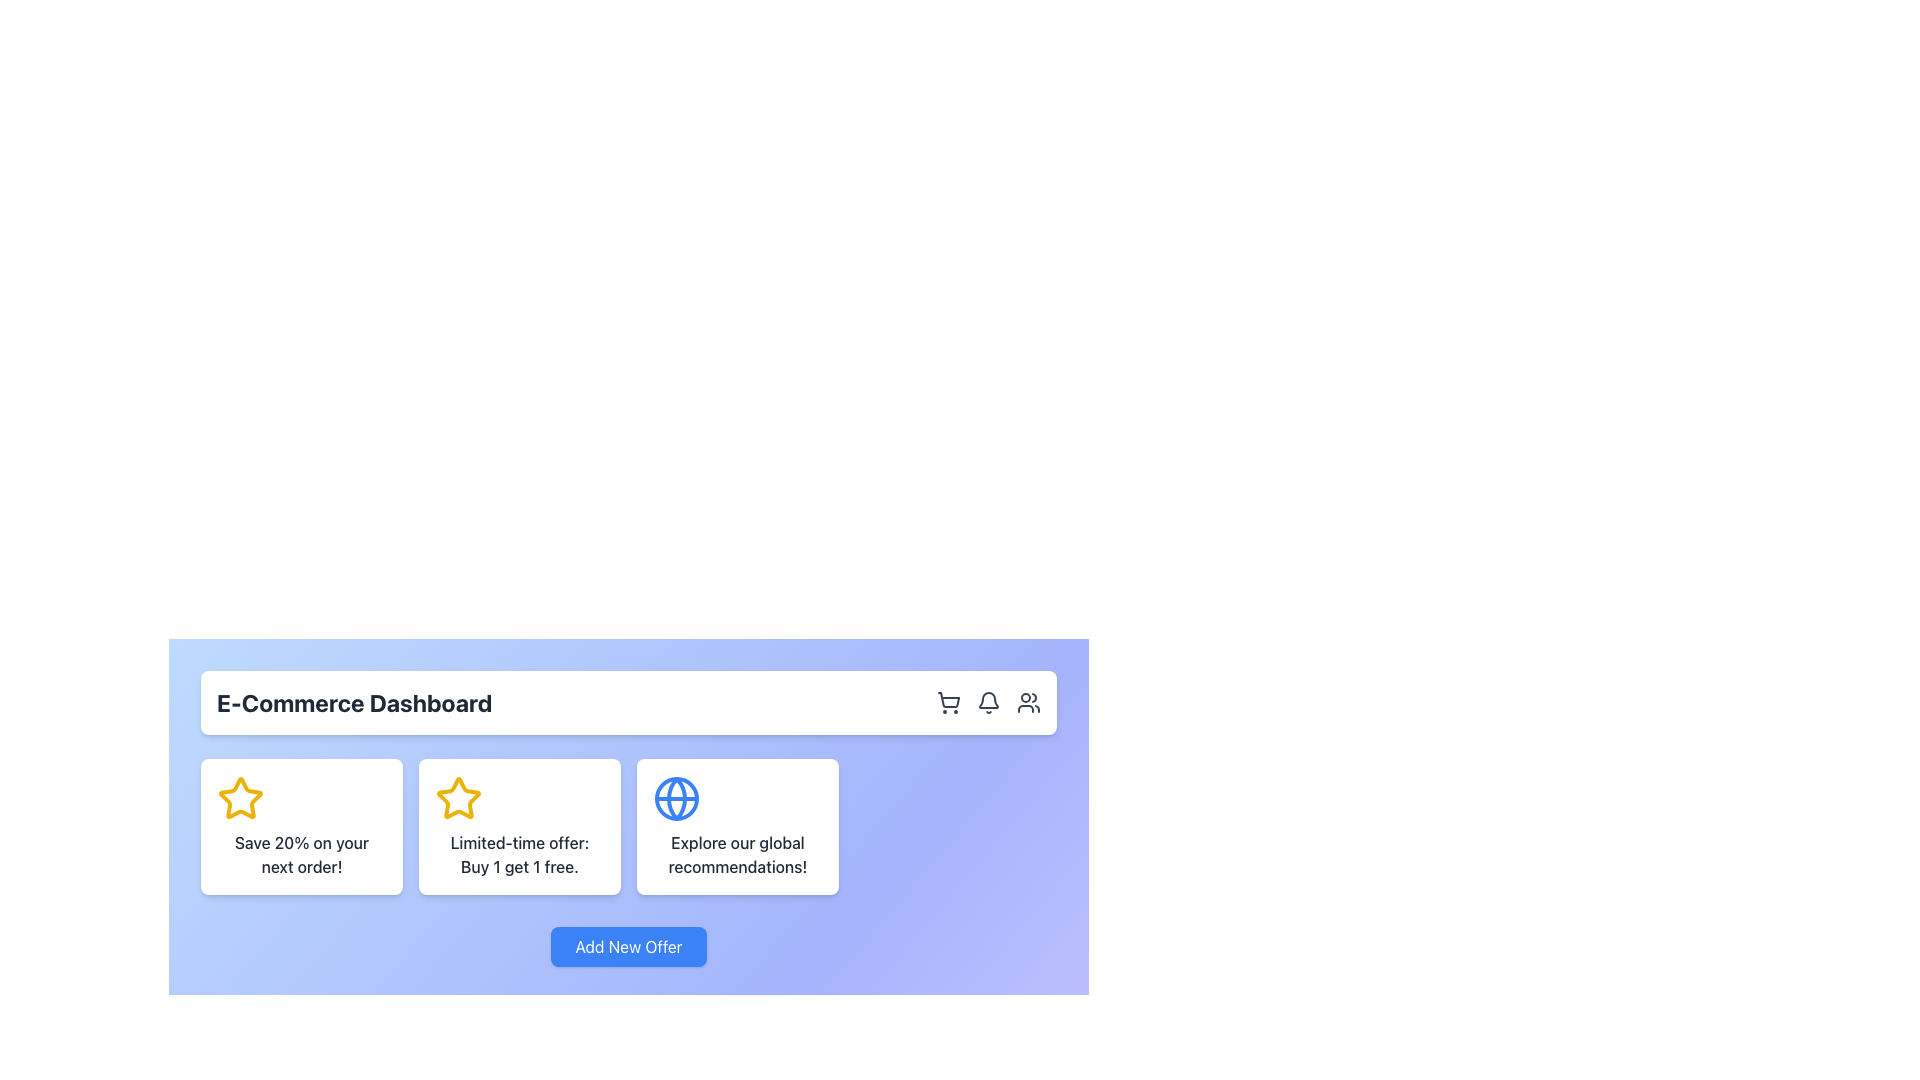  I want to click on the shopping cart icon located in the header area, which is the first icon in the horizontal row of navigation icons, so click(948, 701).